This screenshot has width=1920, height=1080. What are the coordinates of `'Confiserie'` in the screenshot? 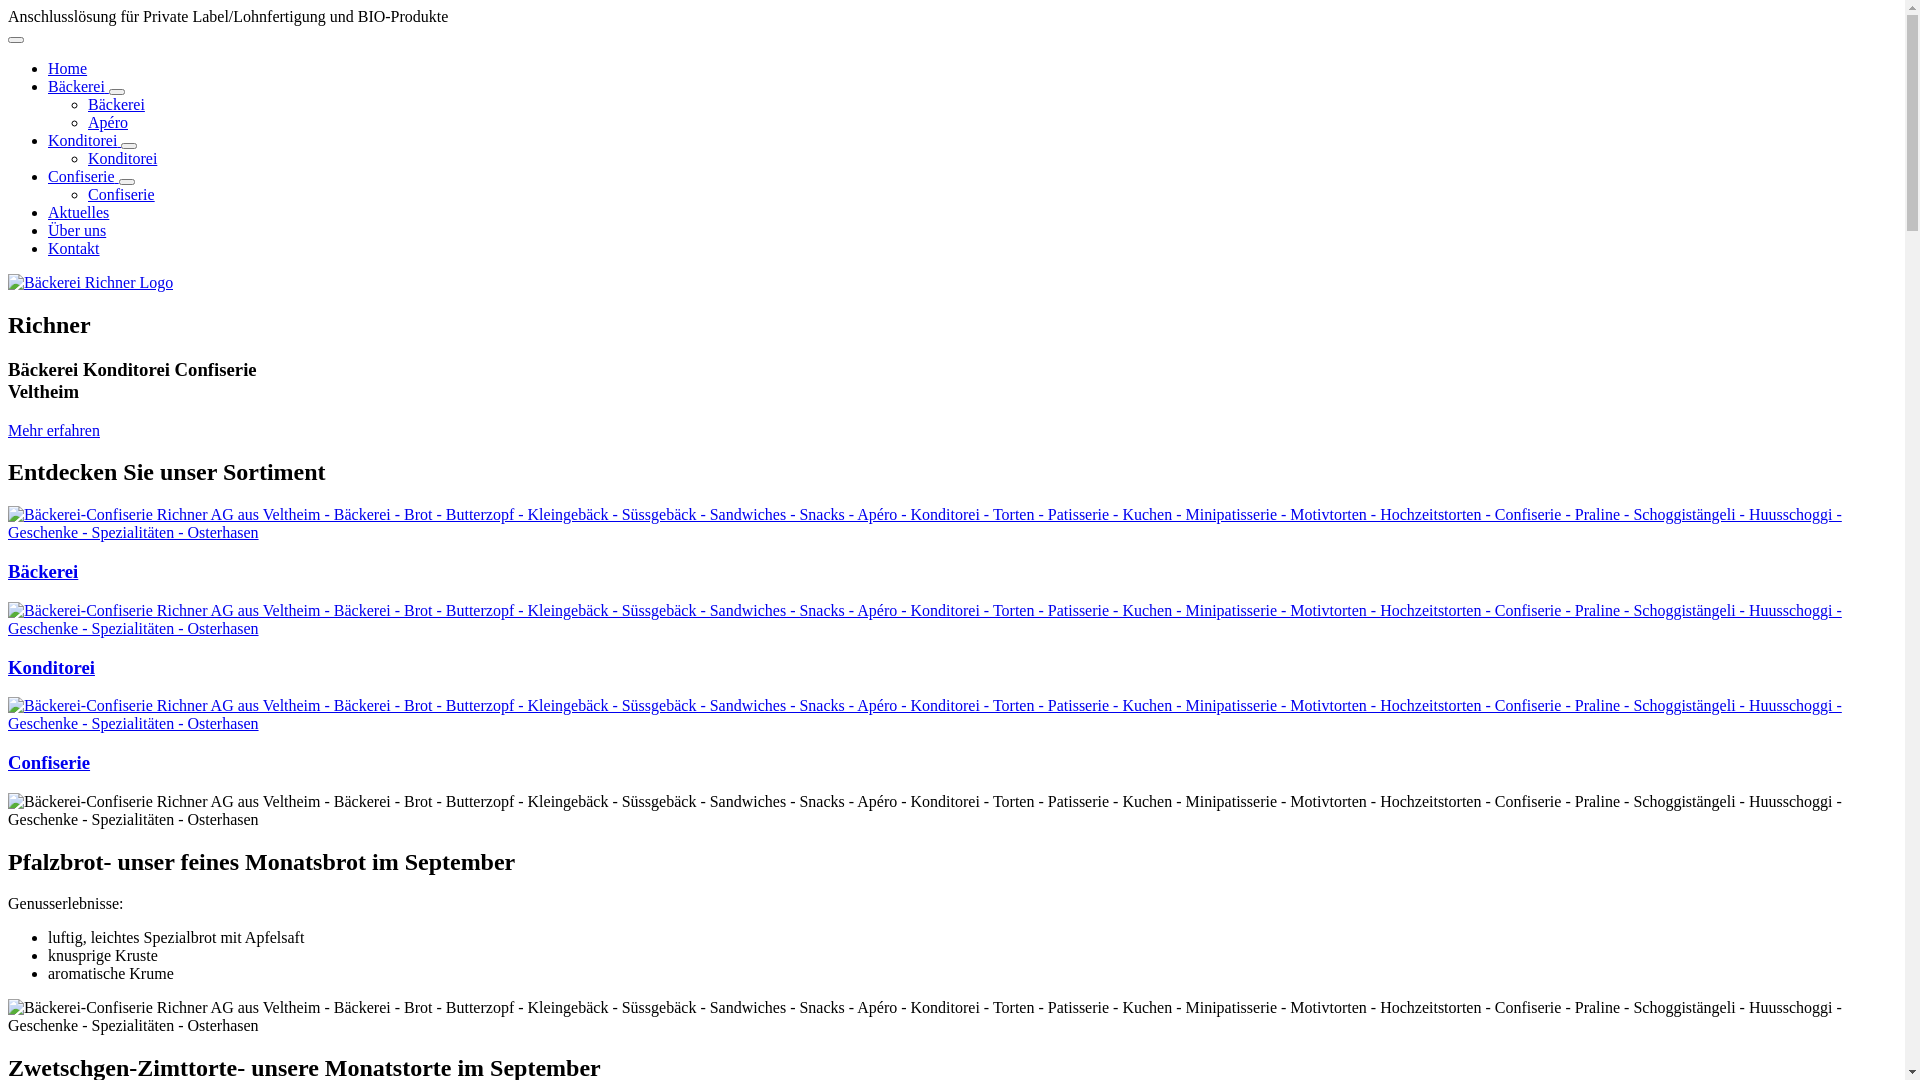 It's located at (48, 762).